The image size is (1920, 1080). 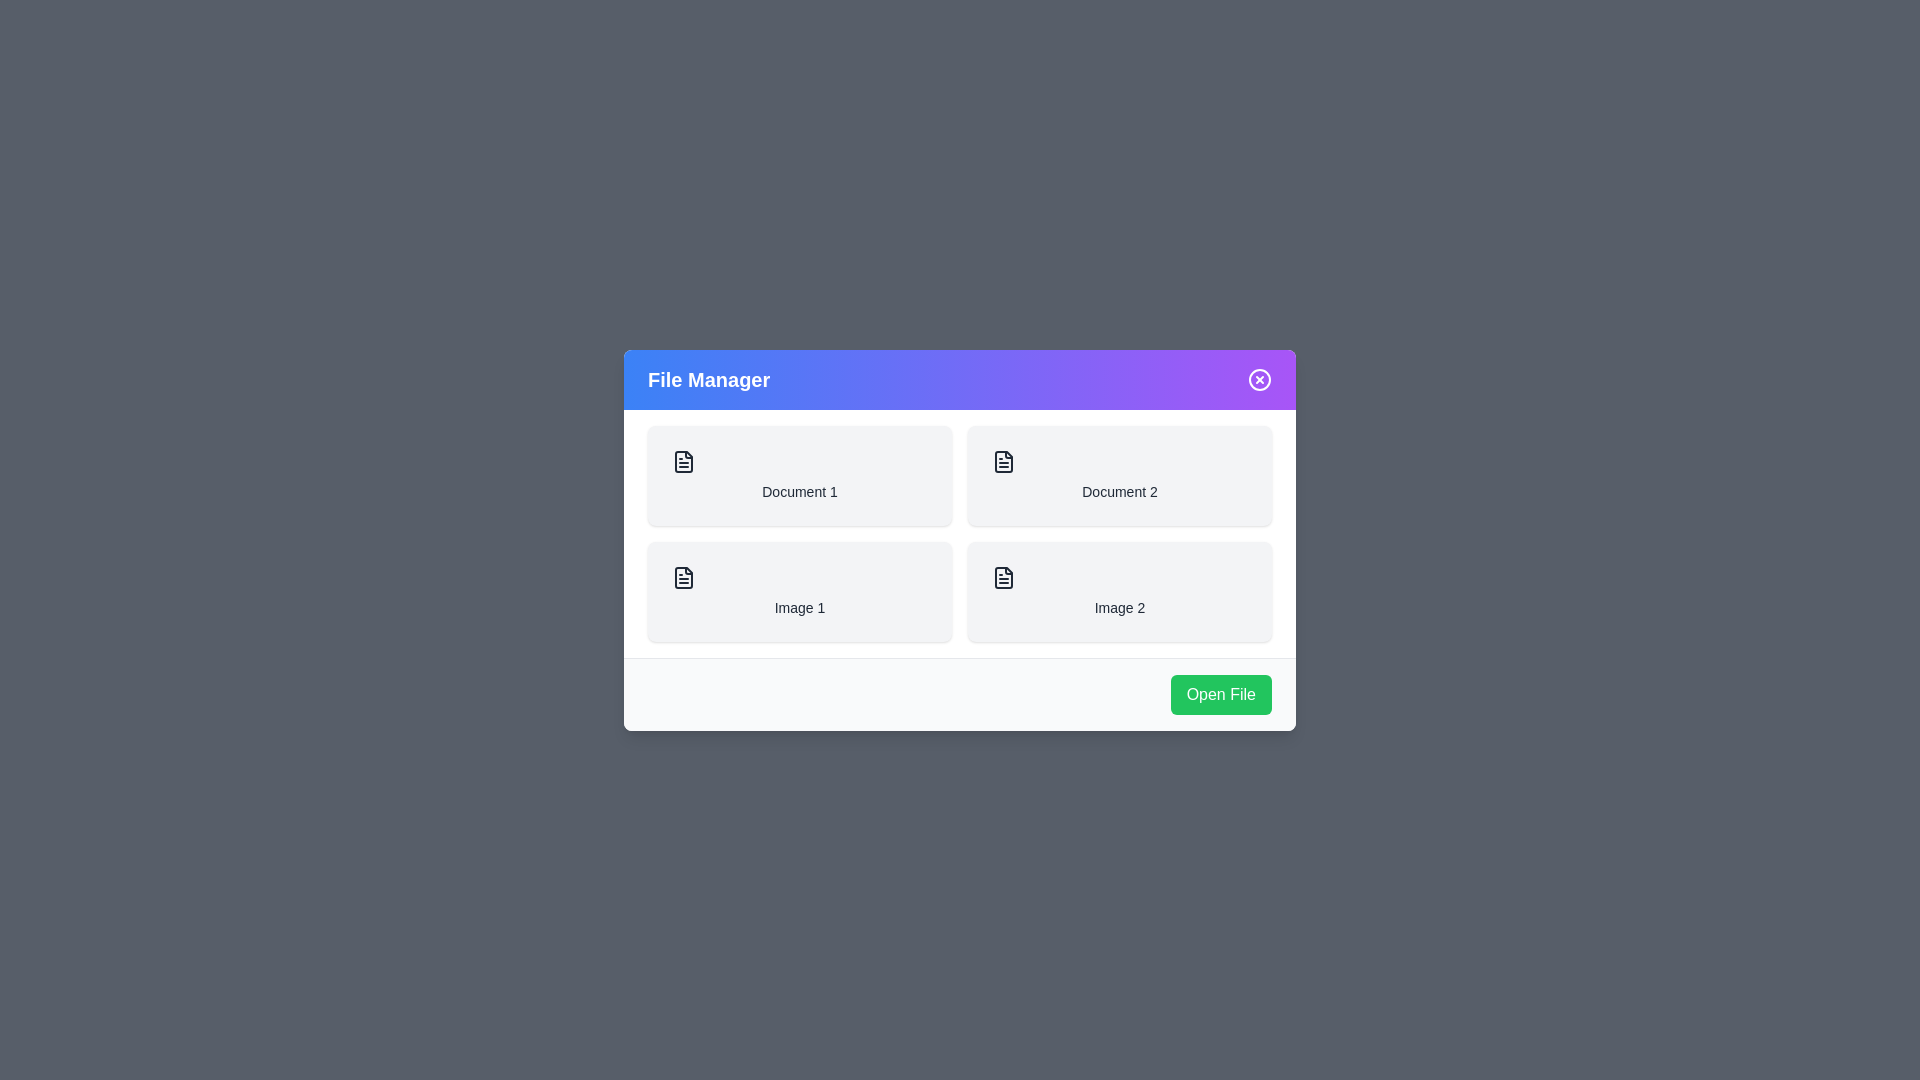 I want to click on the file item Image 2 from the list, so click(x=1118, y=590).